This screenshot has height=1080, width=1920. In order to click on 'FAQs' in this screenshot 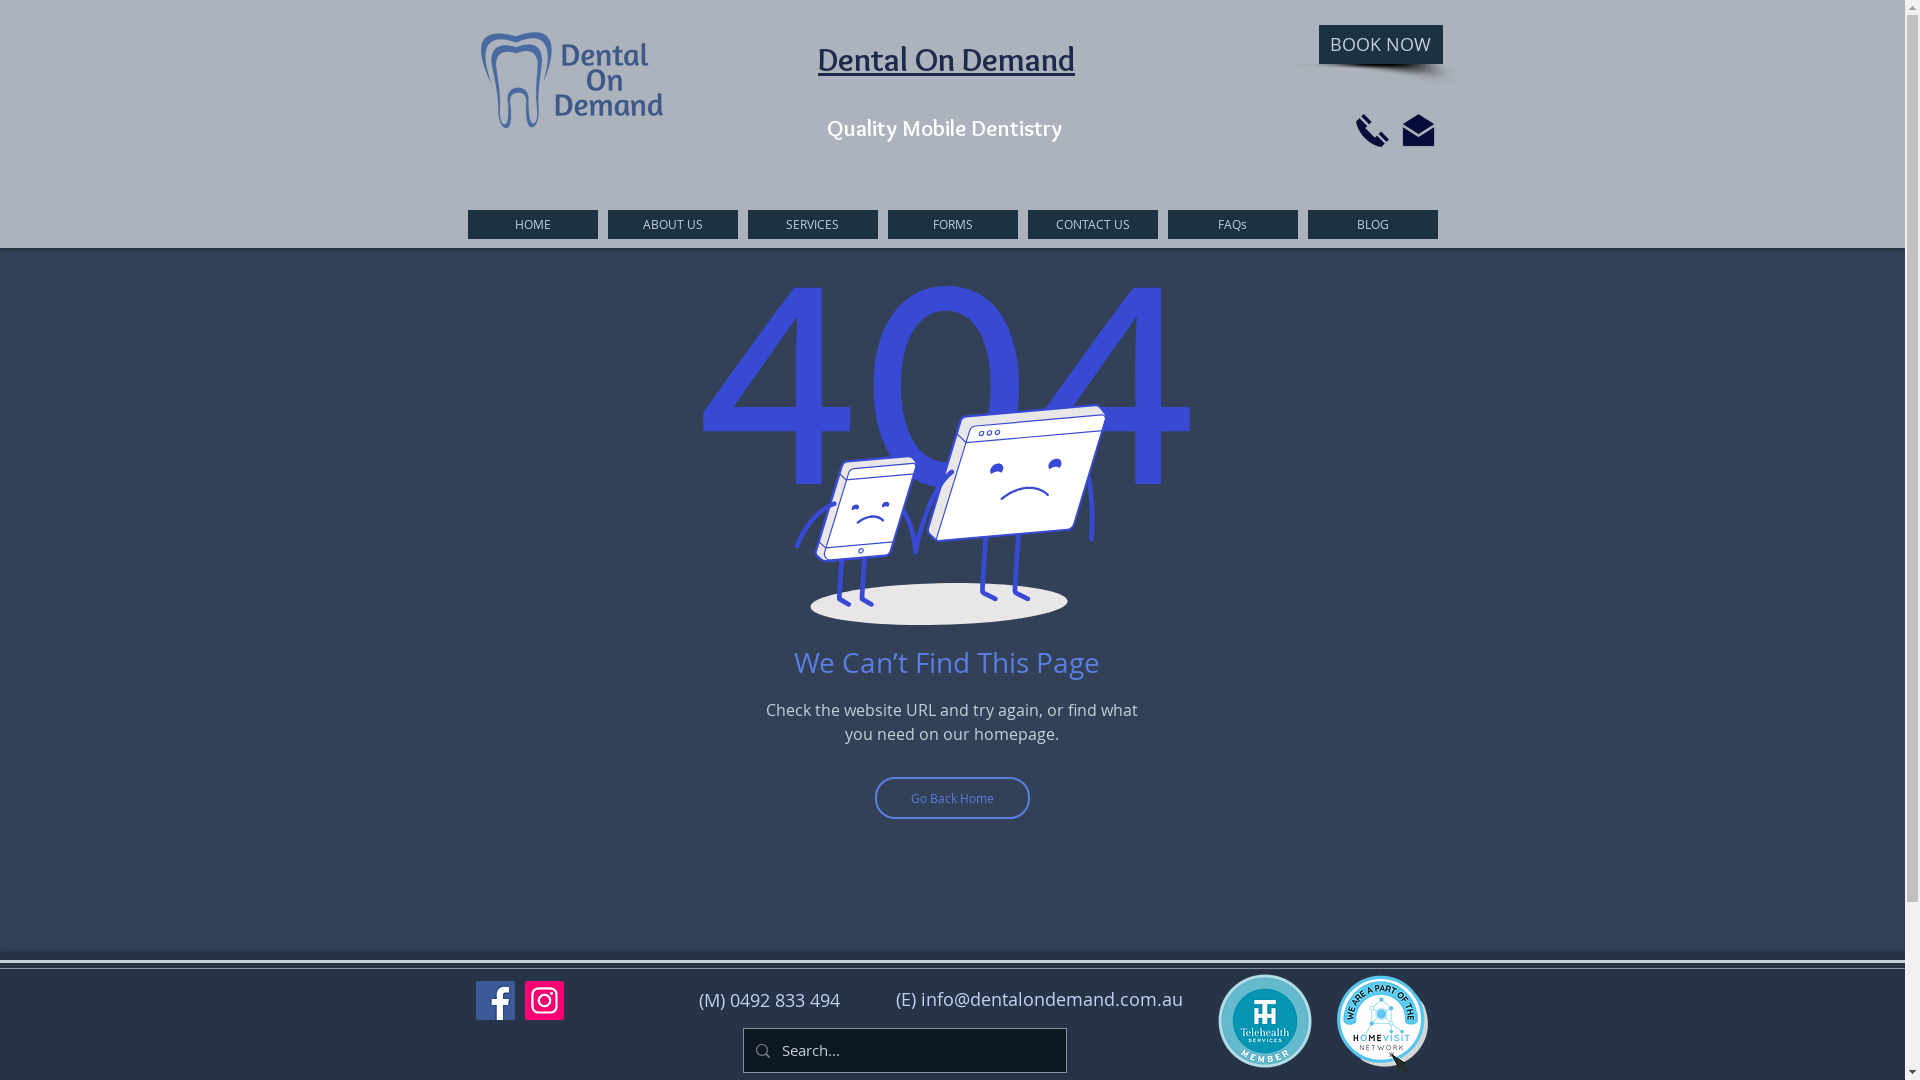, I will do `click(1232, 224)`.